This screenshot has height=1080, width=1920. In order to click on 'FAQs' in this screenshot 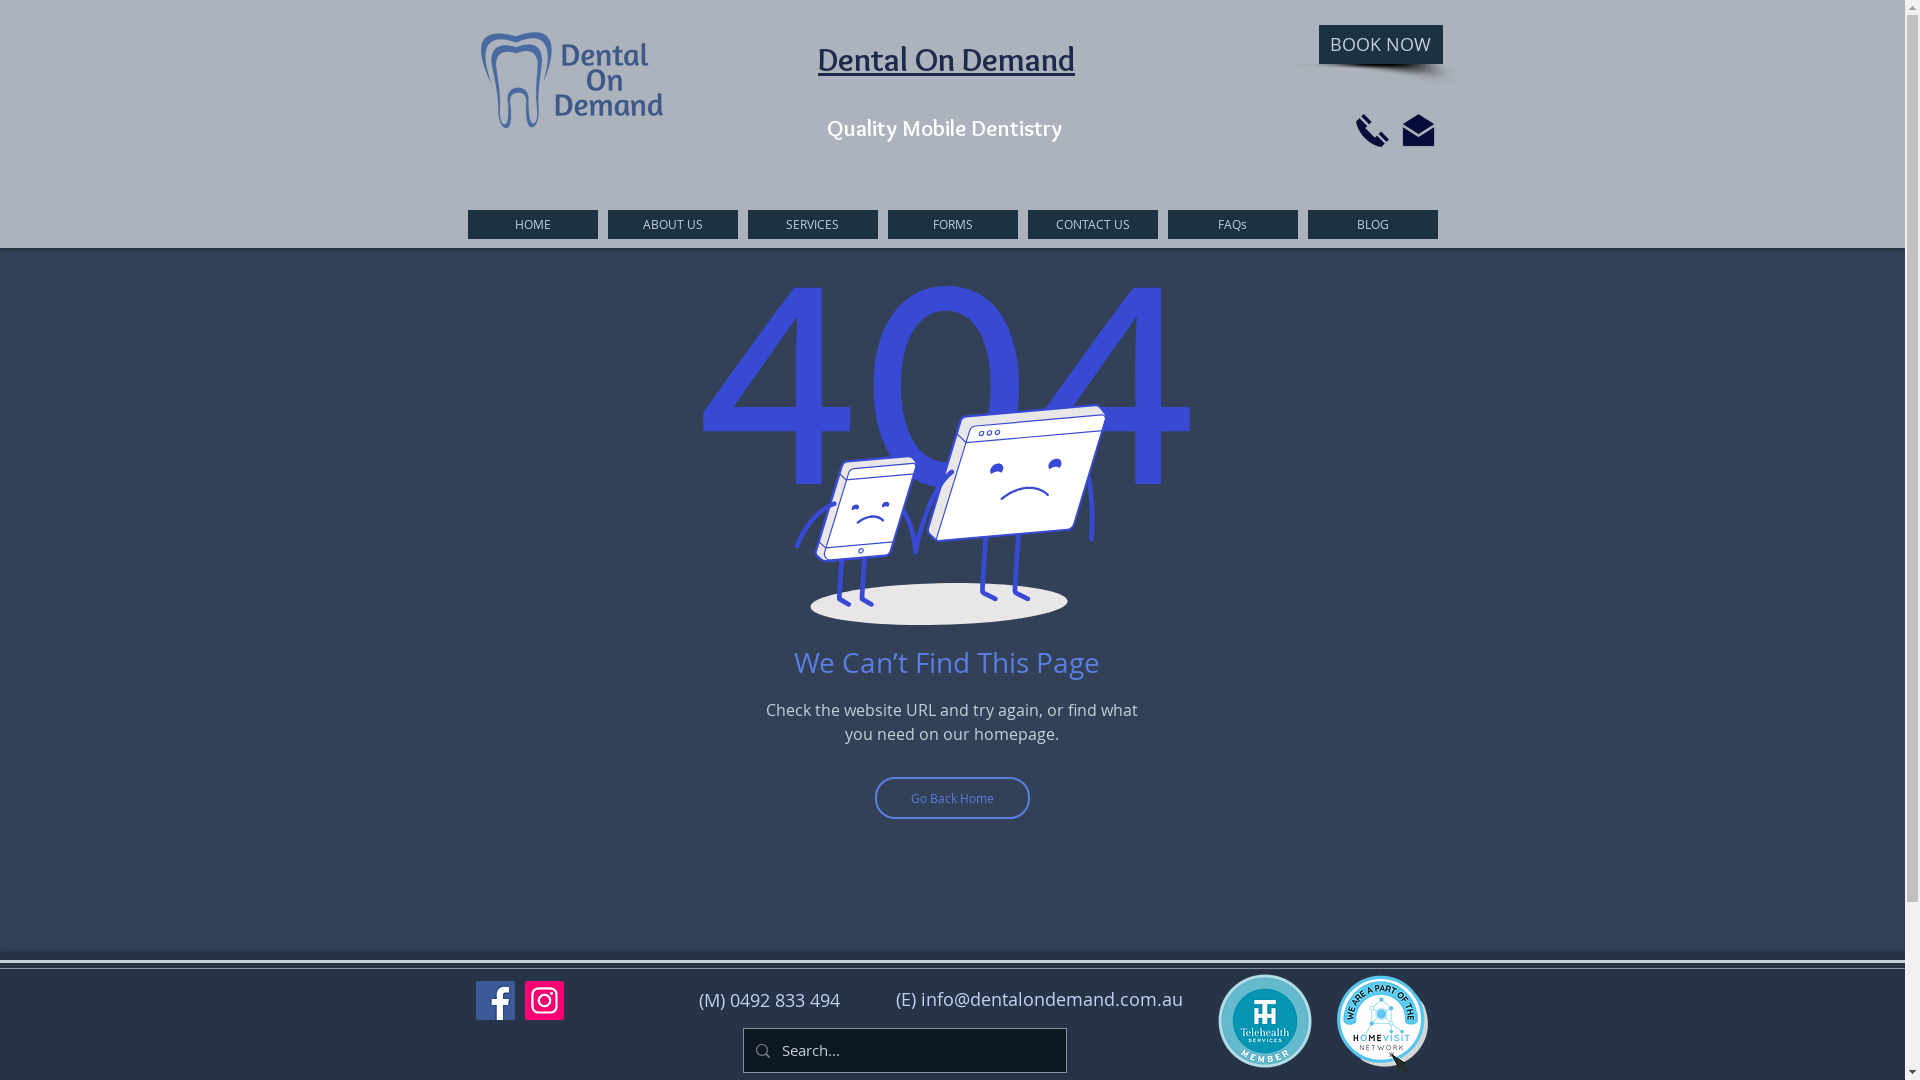, I will do `click(1232, 224)`.